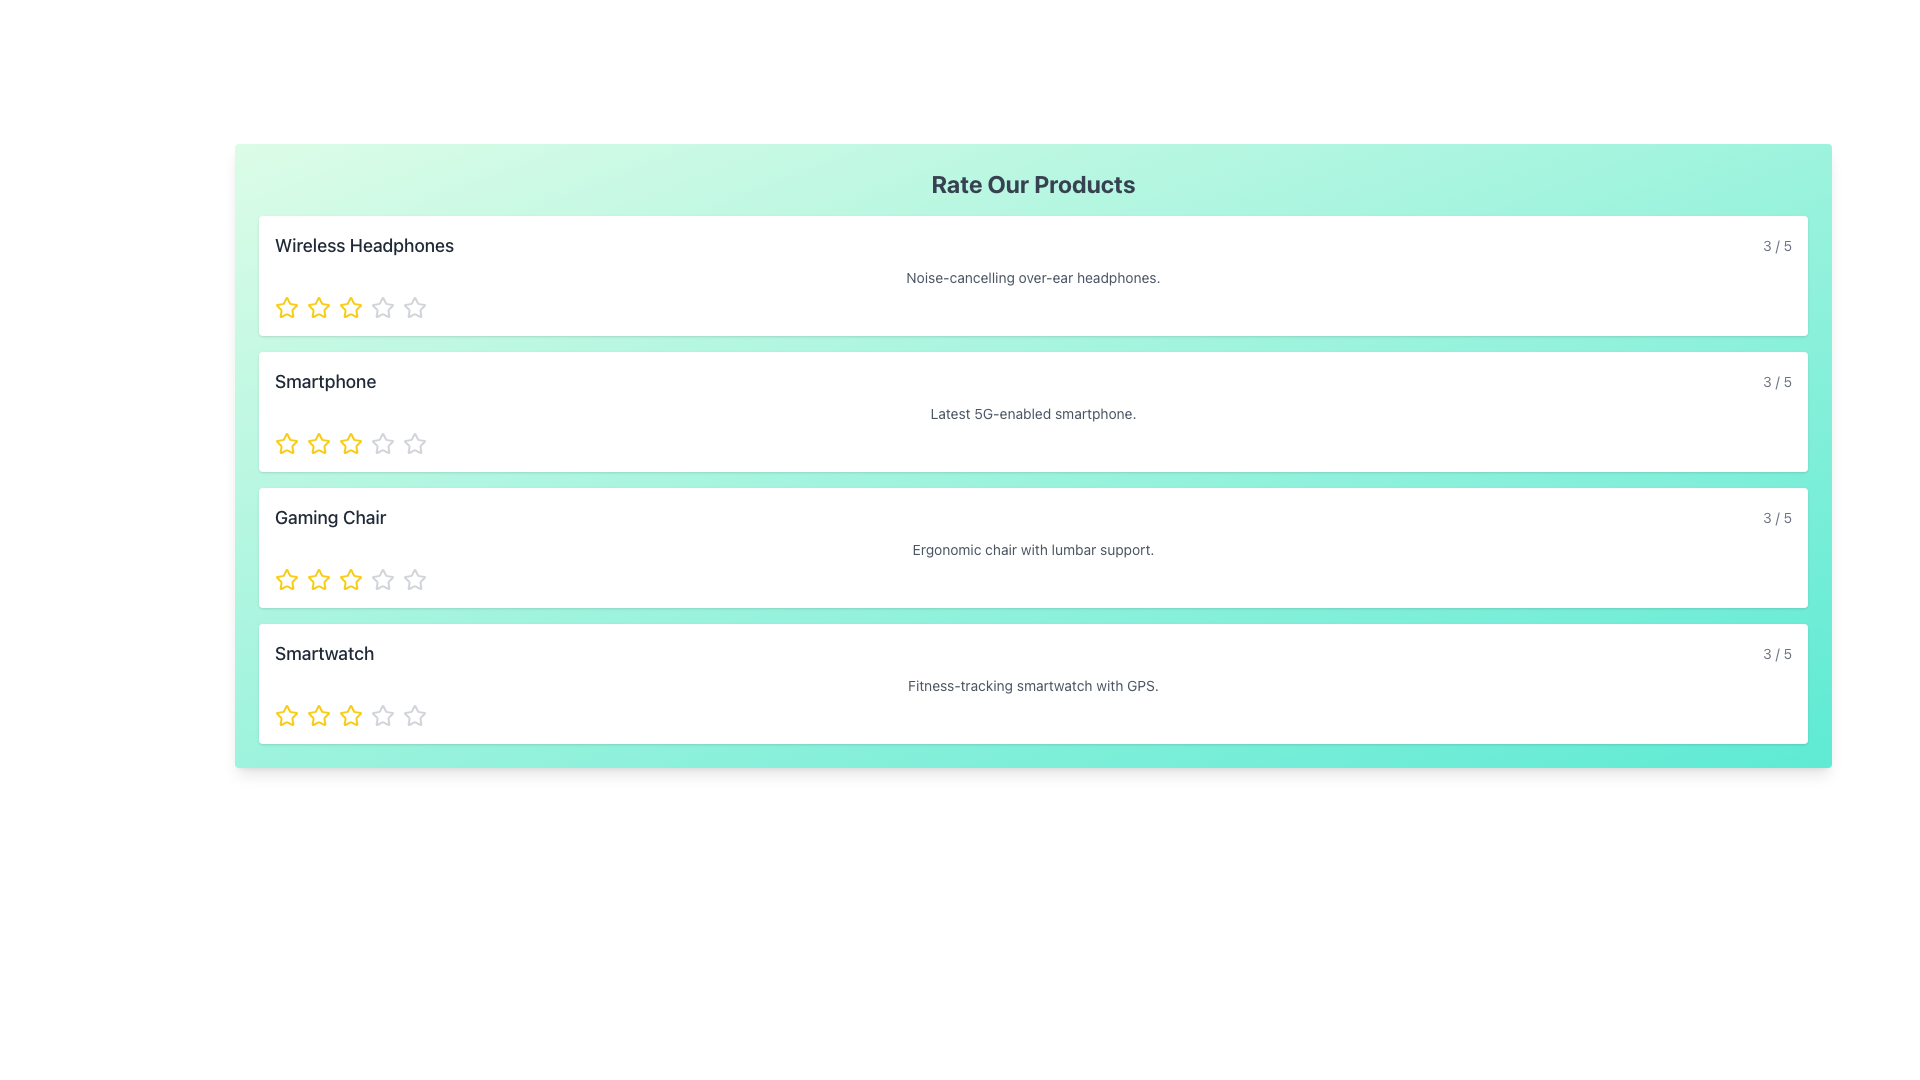  Describe the element at coordinates (317, 579) in the screenshot. I see `the first rating star for the 'Gaming Chair' product to rate it` at that location.